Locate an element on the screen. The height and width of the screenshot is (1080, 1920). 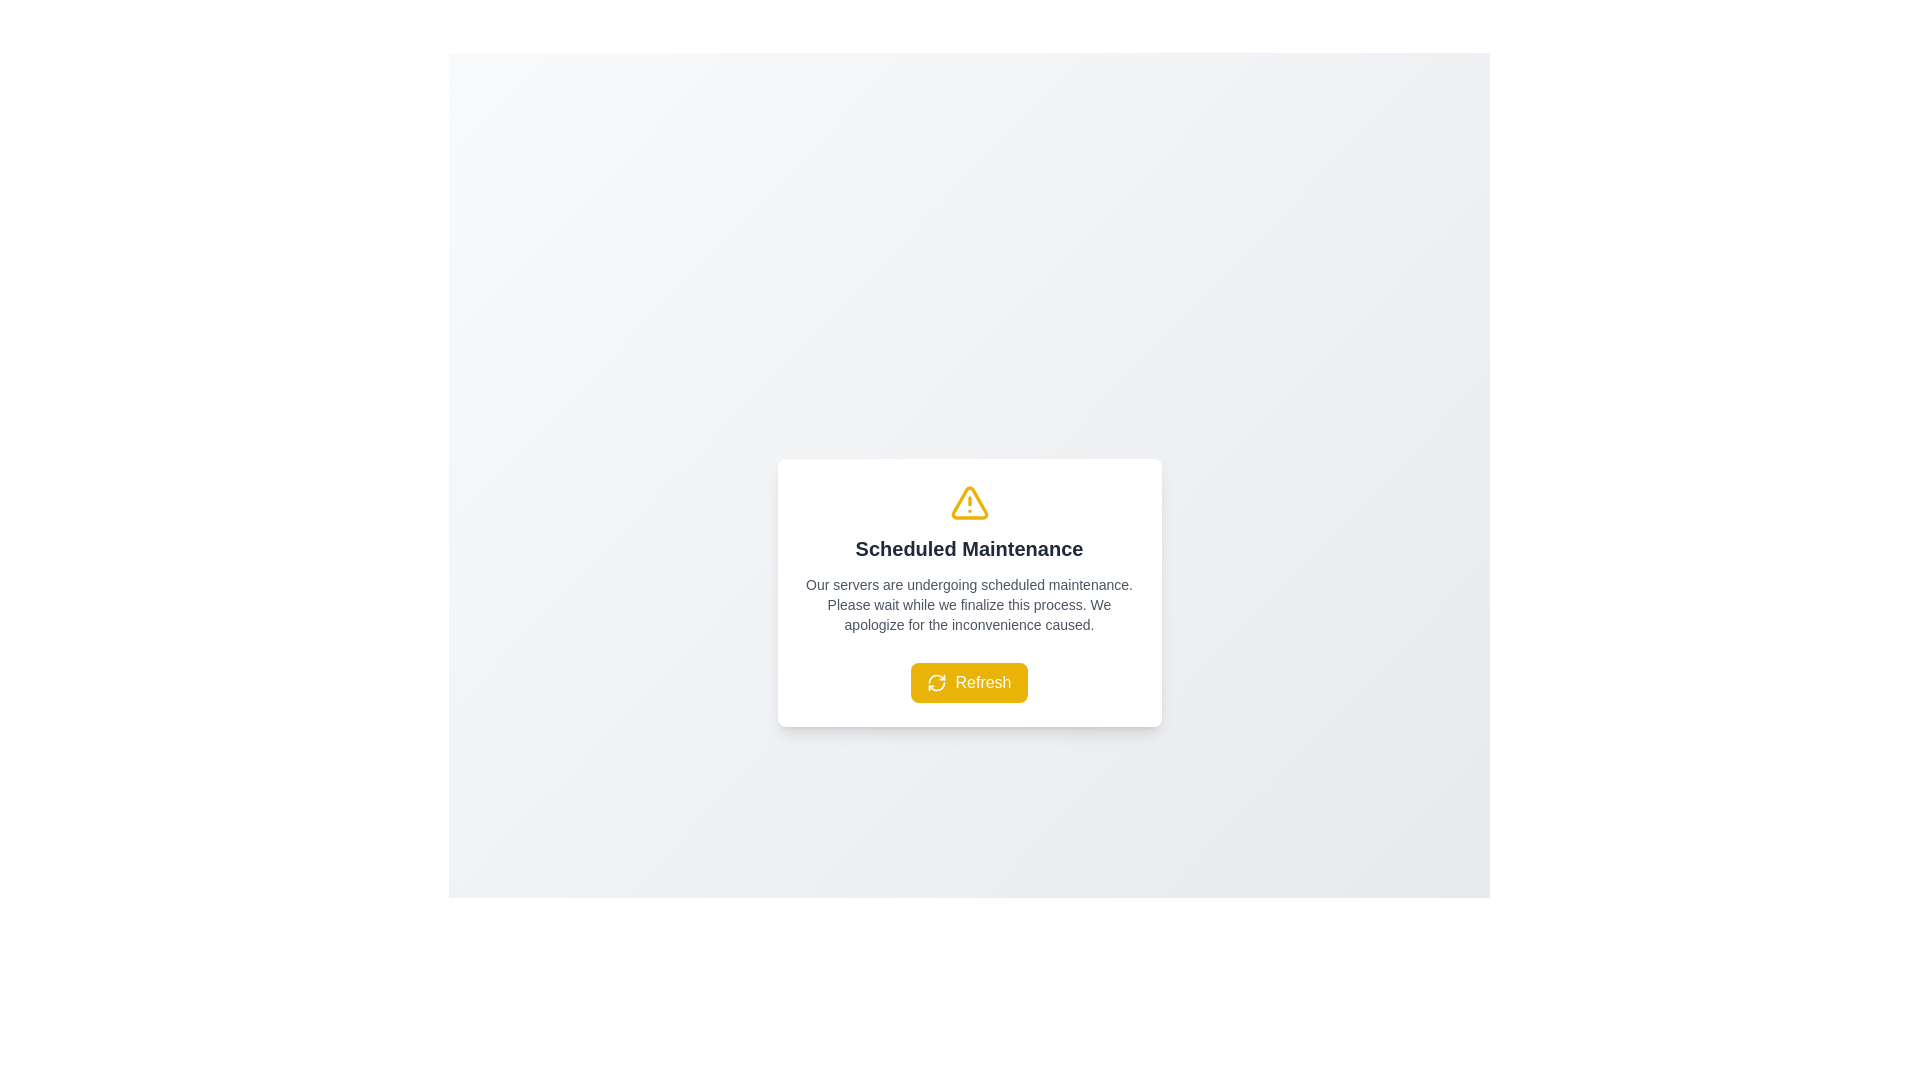
the refresh button located at the bottom of the card interface to observe hover effects is located at coordinates (969, 681).